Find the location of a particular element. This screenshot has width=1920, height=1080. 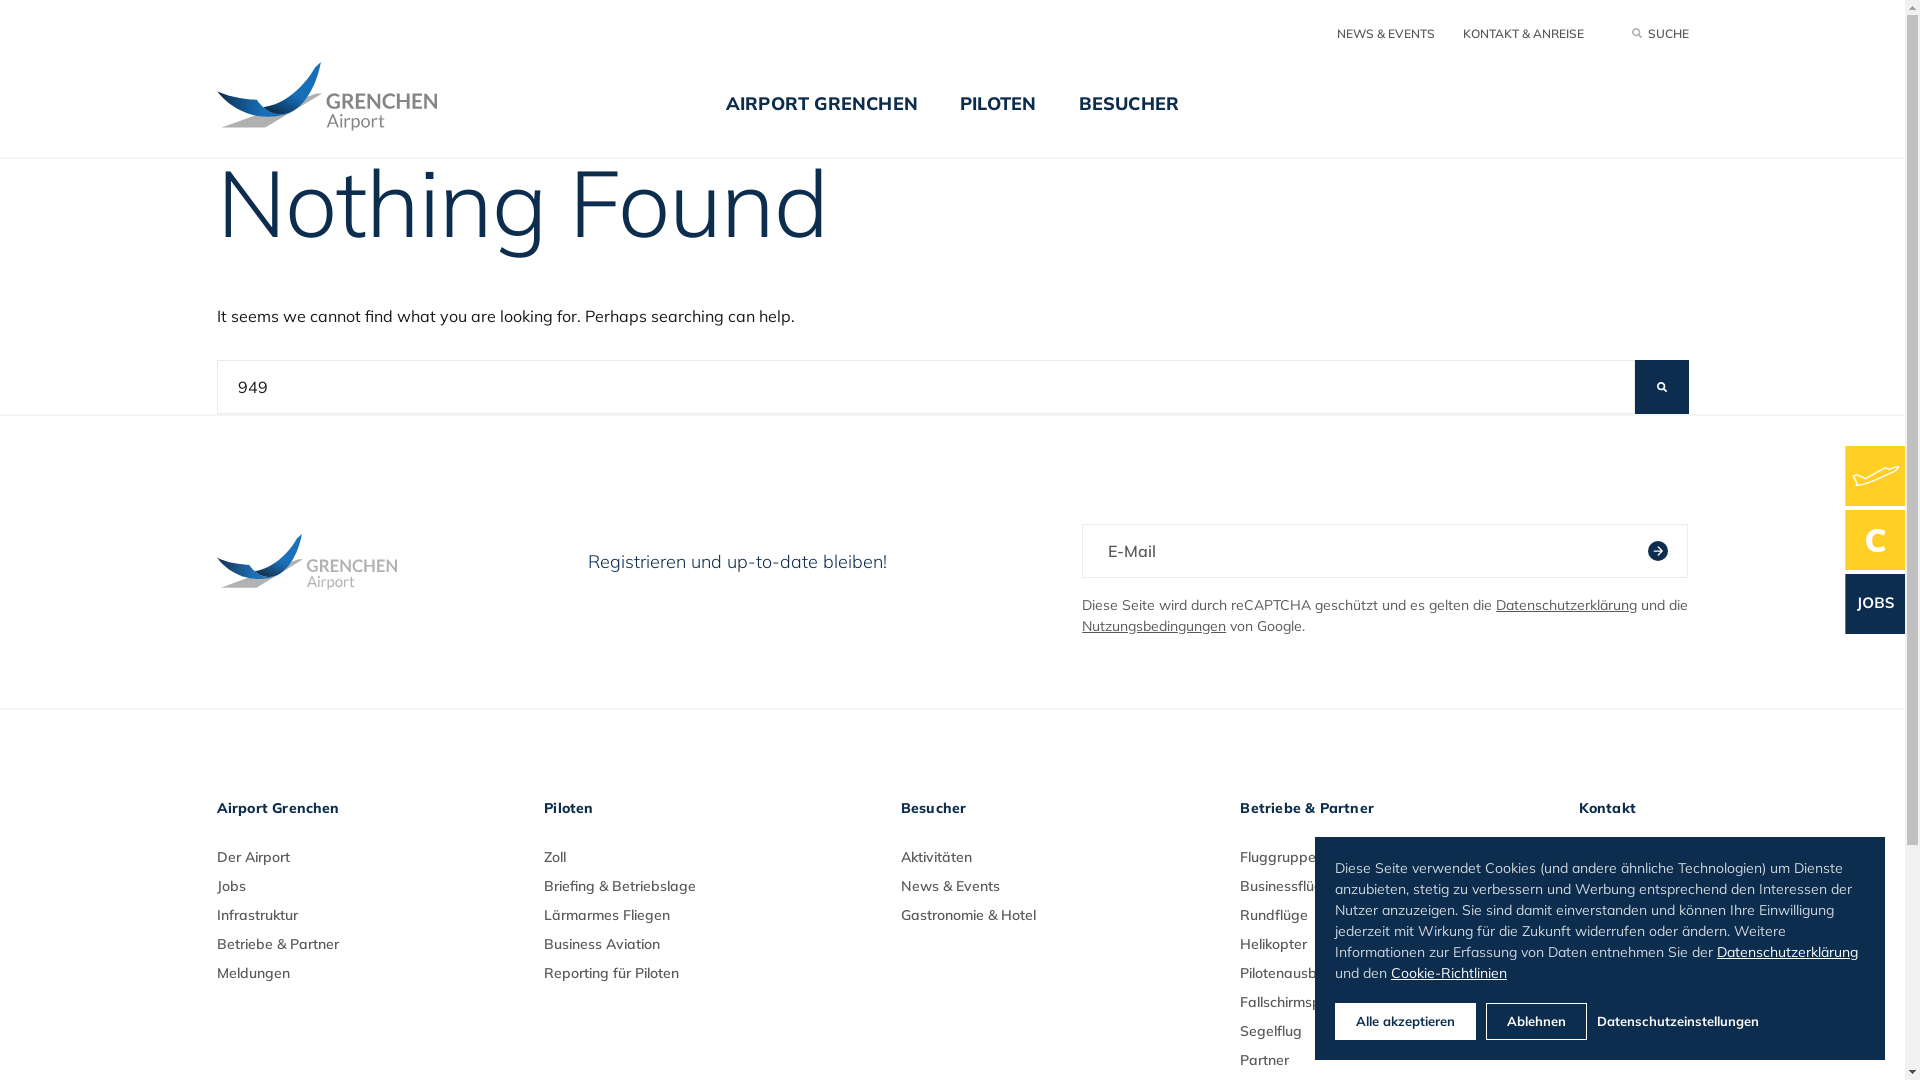

'KONTAKT & ANREISE' is located at coordinates (1521, 33).